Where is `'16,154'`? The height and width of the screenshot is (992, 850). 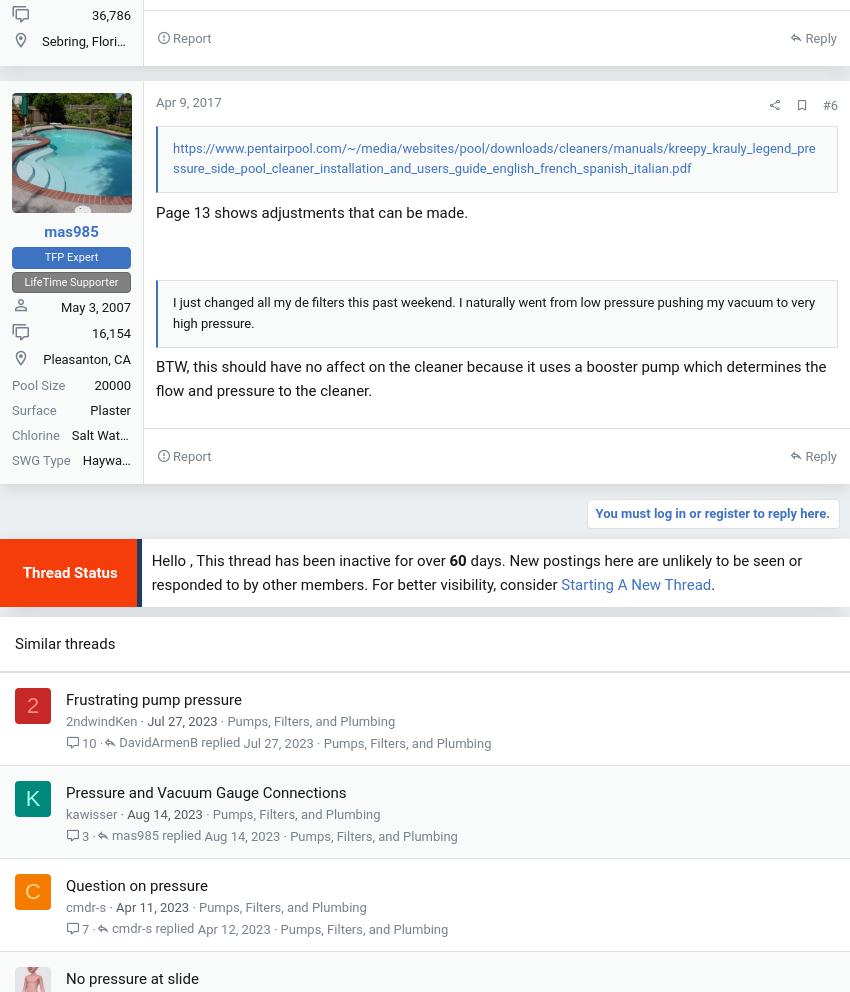 '16,154' is located at coordinates (110, 332).